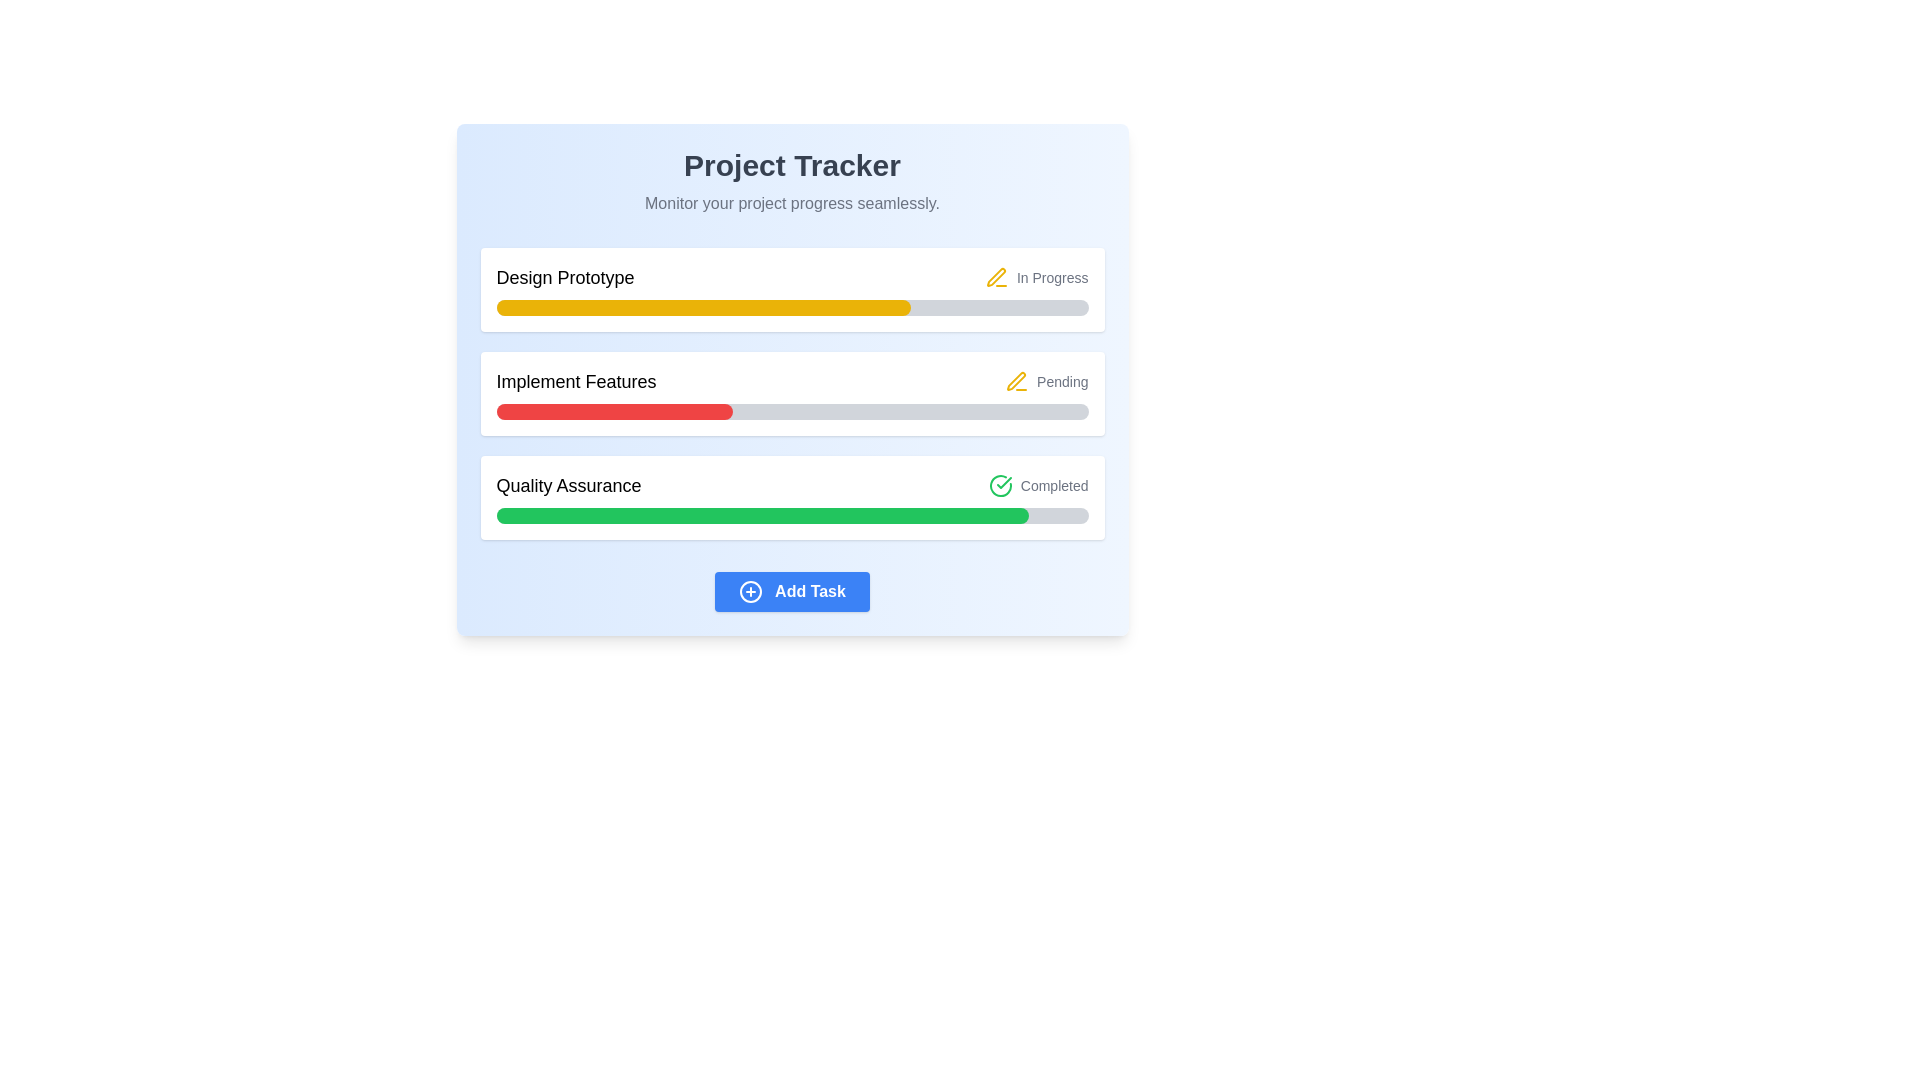  What do you see at coordinates (532, 308) in the screenshot?
I see `the progress bar` at bounding box center [532, 308].